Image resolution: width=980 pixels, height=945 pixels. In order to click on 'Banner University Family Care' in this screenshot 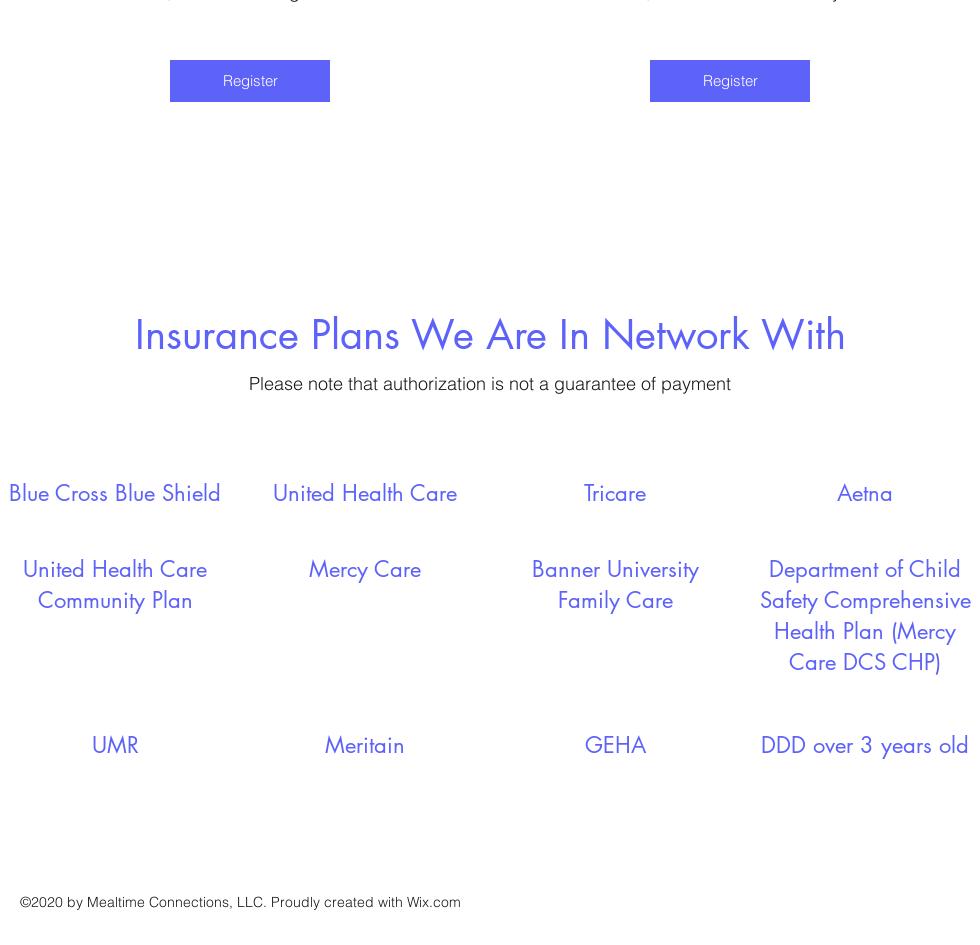, I will do `click(614, 583)`.